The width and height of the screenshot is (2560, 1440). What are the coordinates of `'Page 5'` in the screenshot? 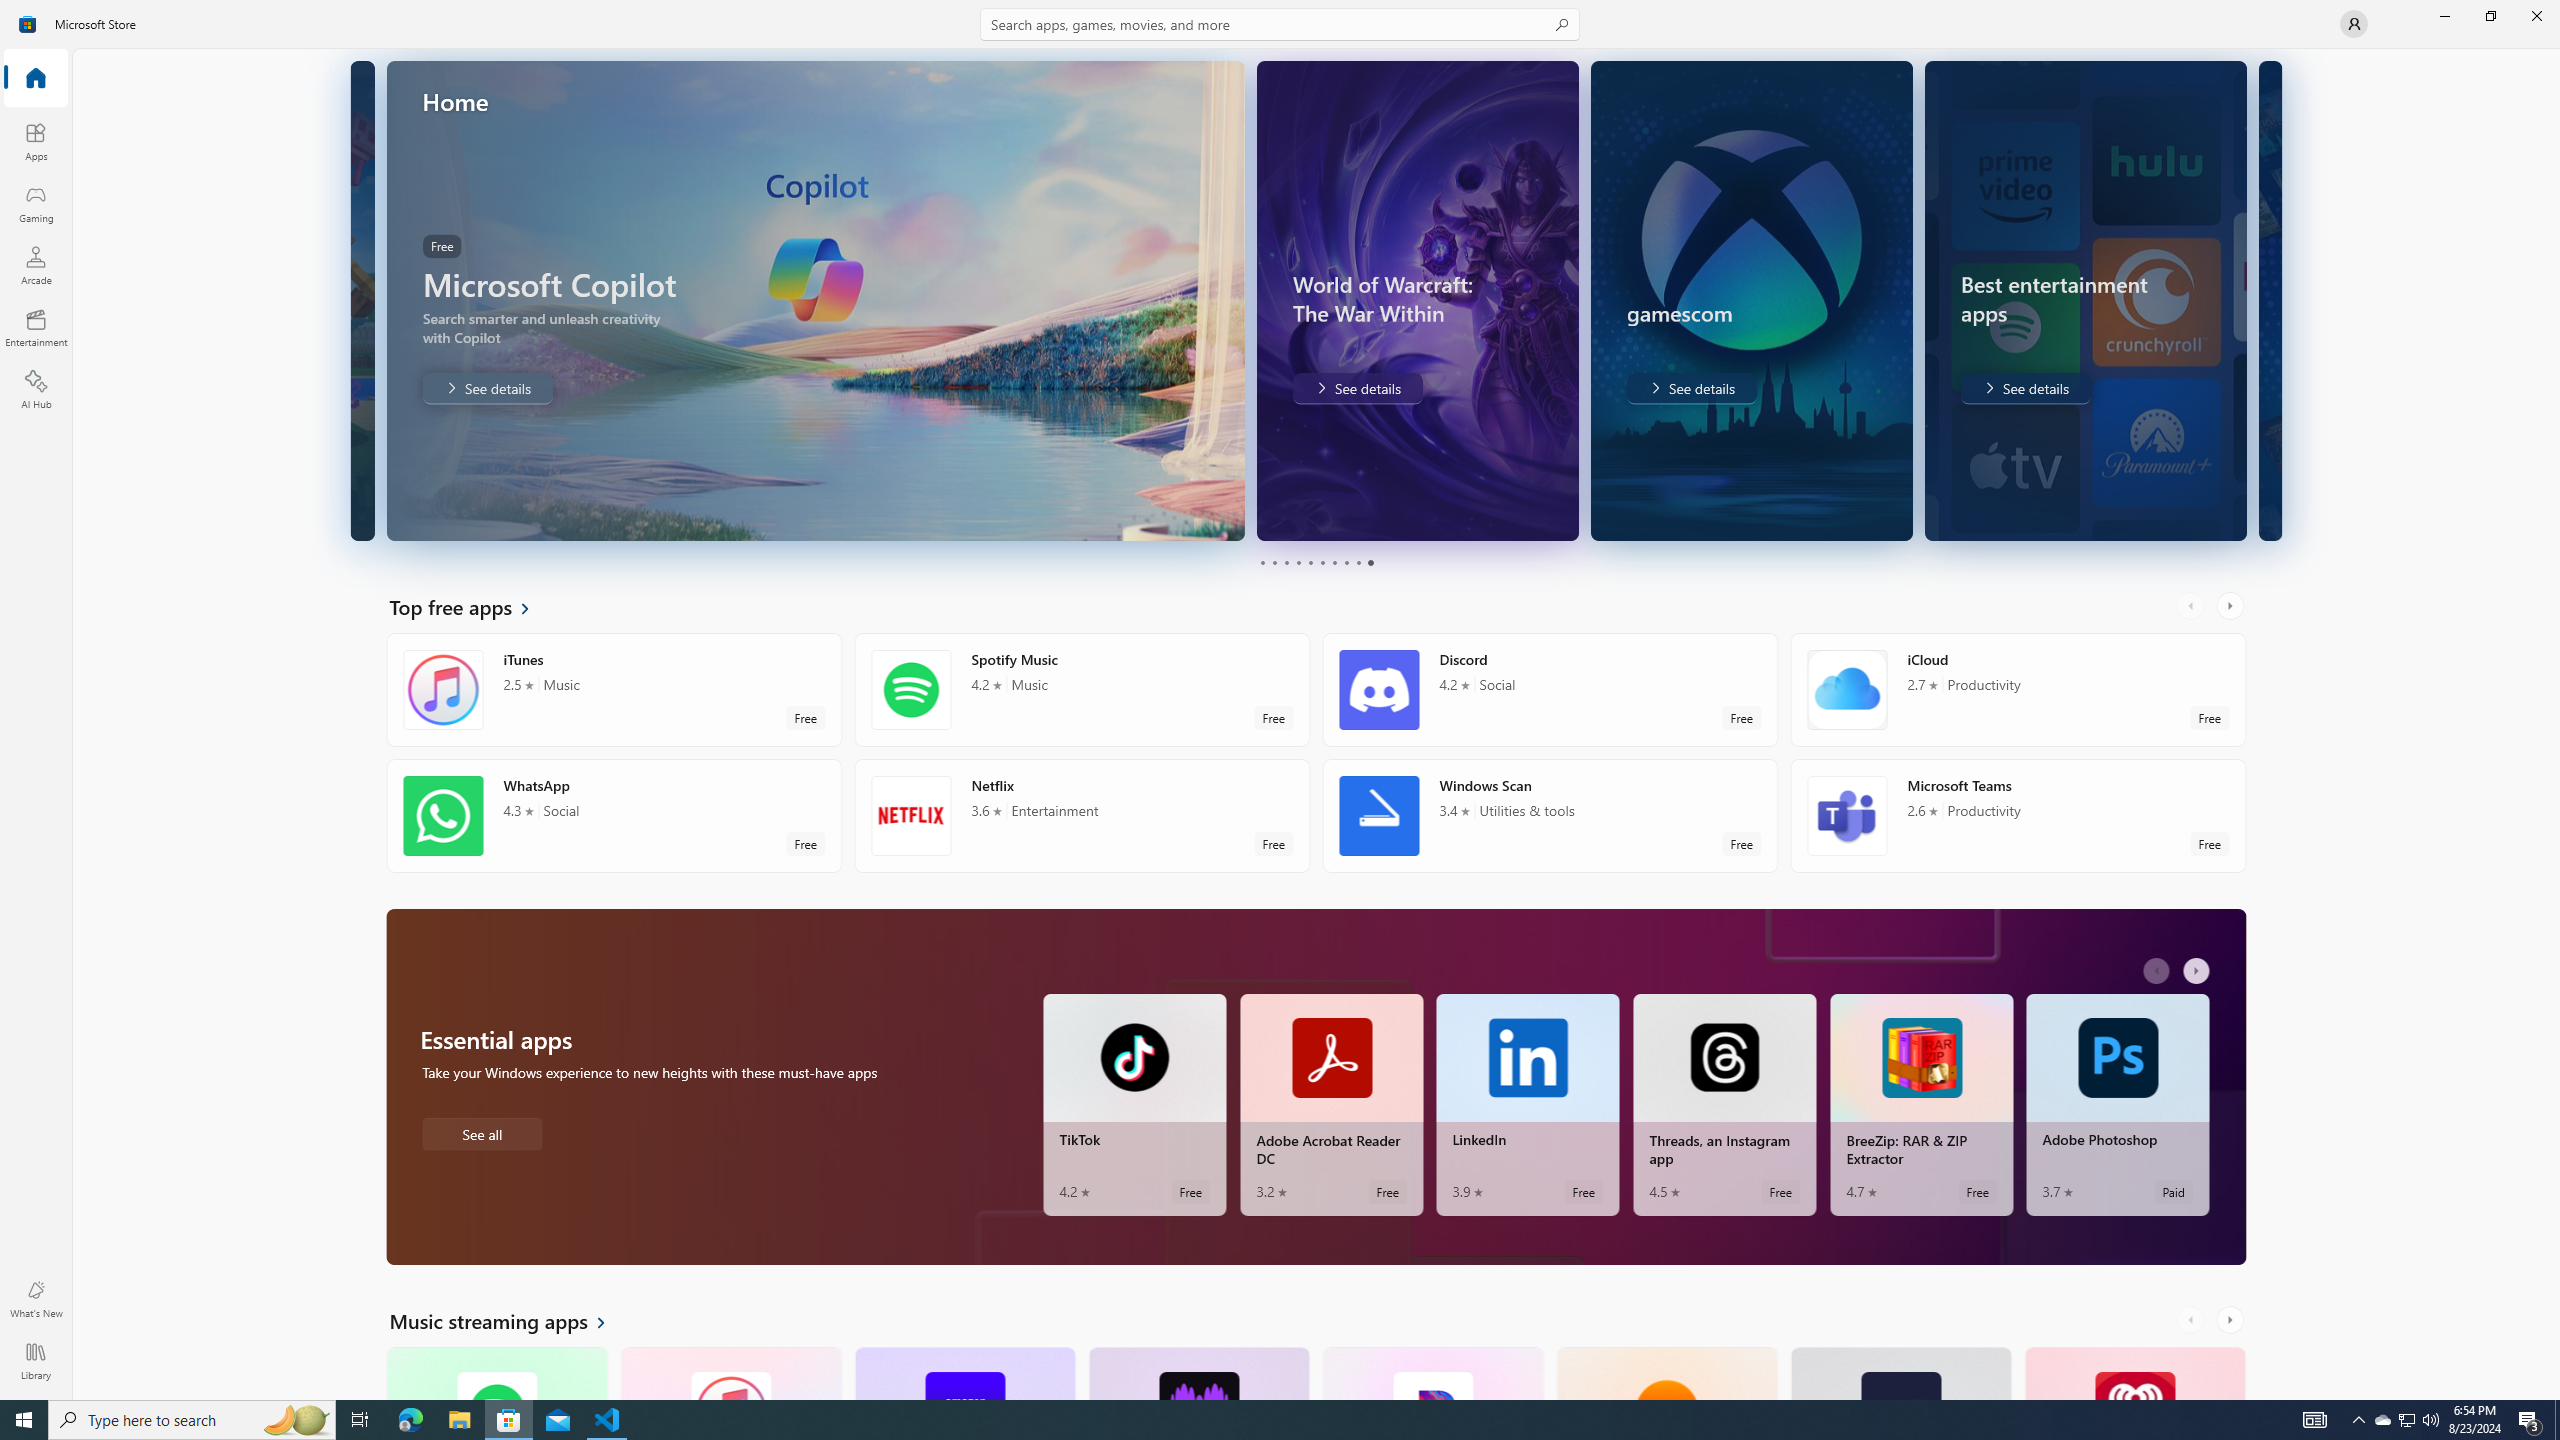 It's located at (1308, 562).